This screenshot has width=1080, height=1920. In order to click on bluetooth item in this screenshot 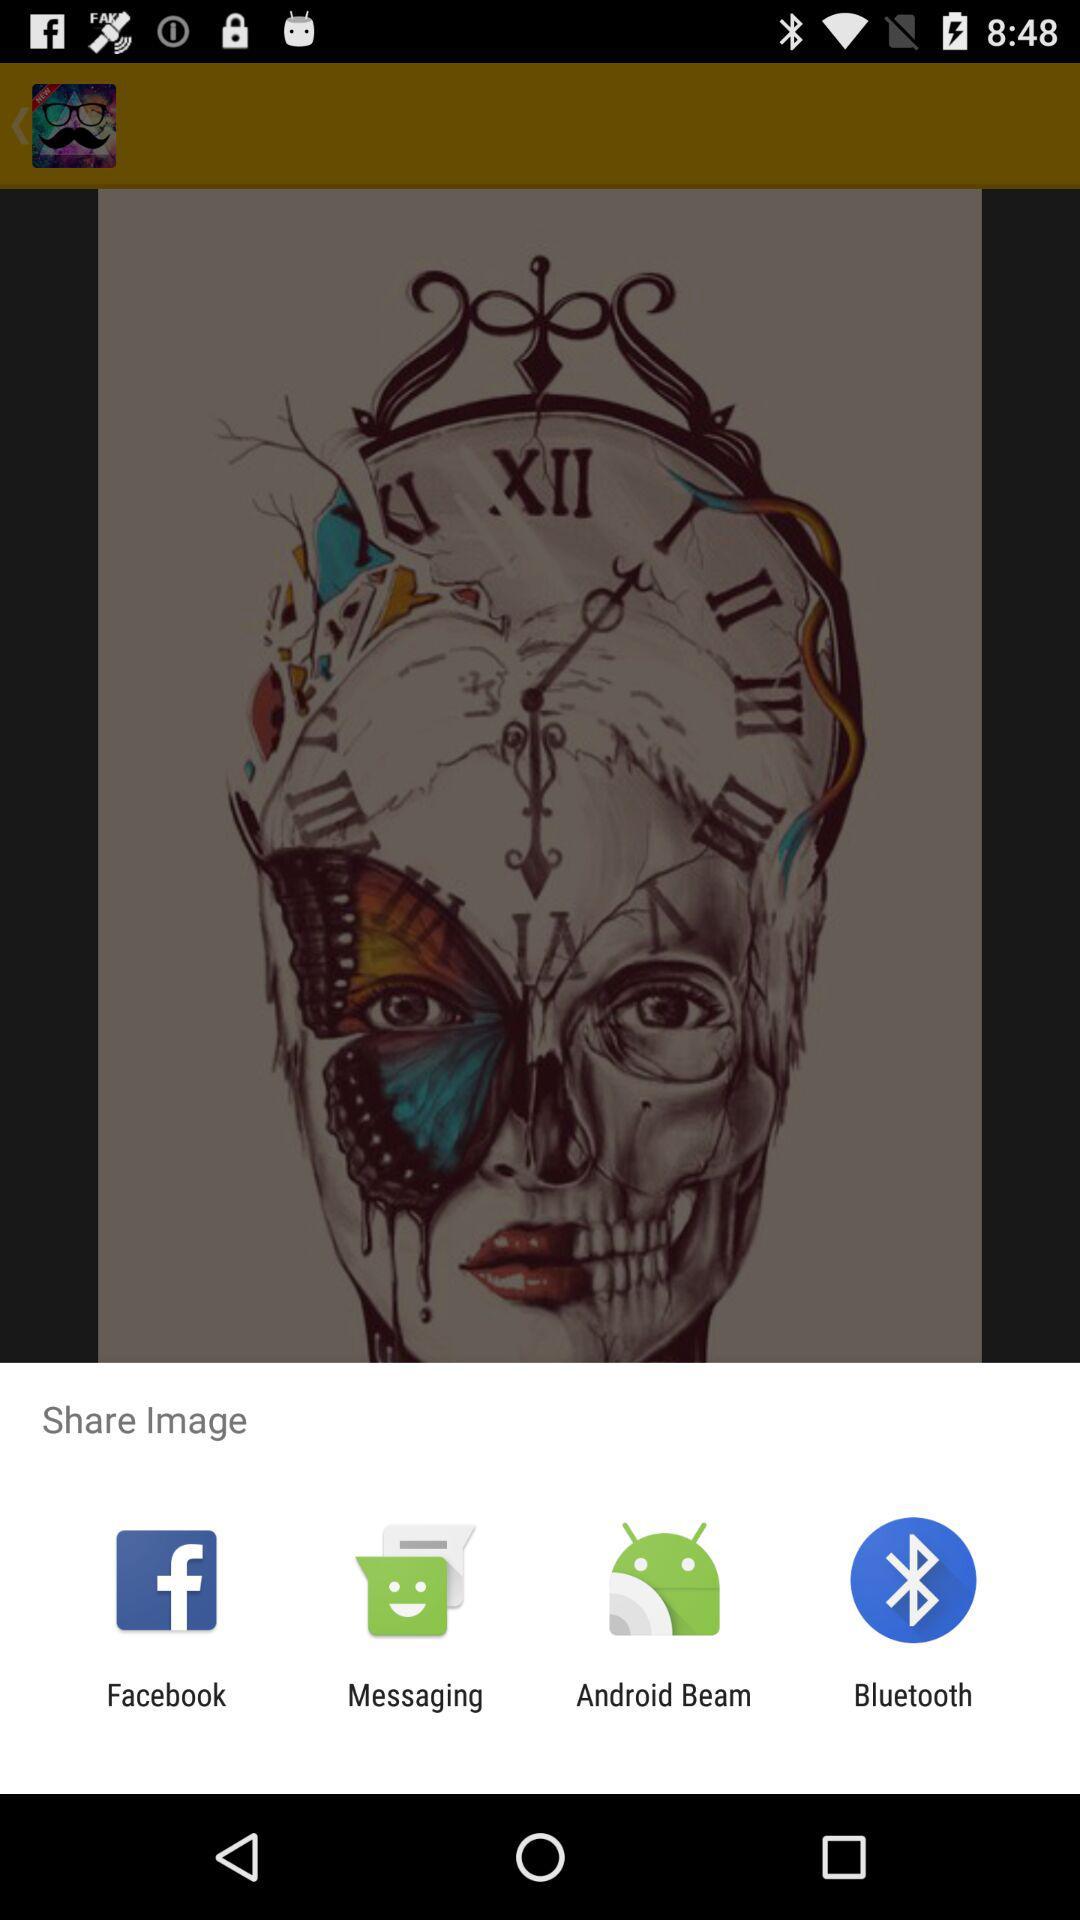, I will do `click(913, 1711)`.